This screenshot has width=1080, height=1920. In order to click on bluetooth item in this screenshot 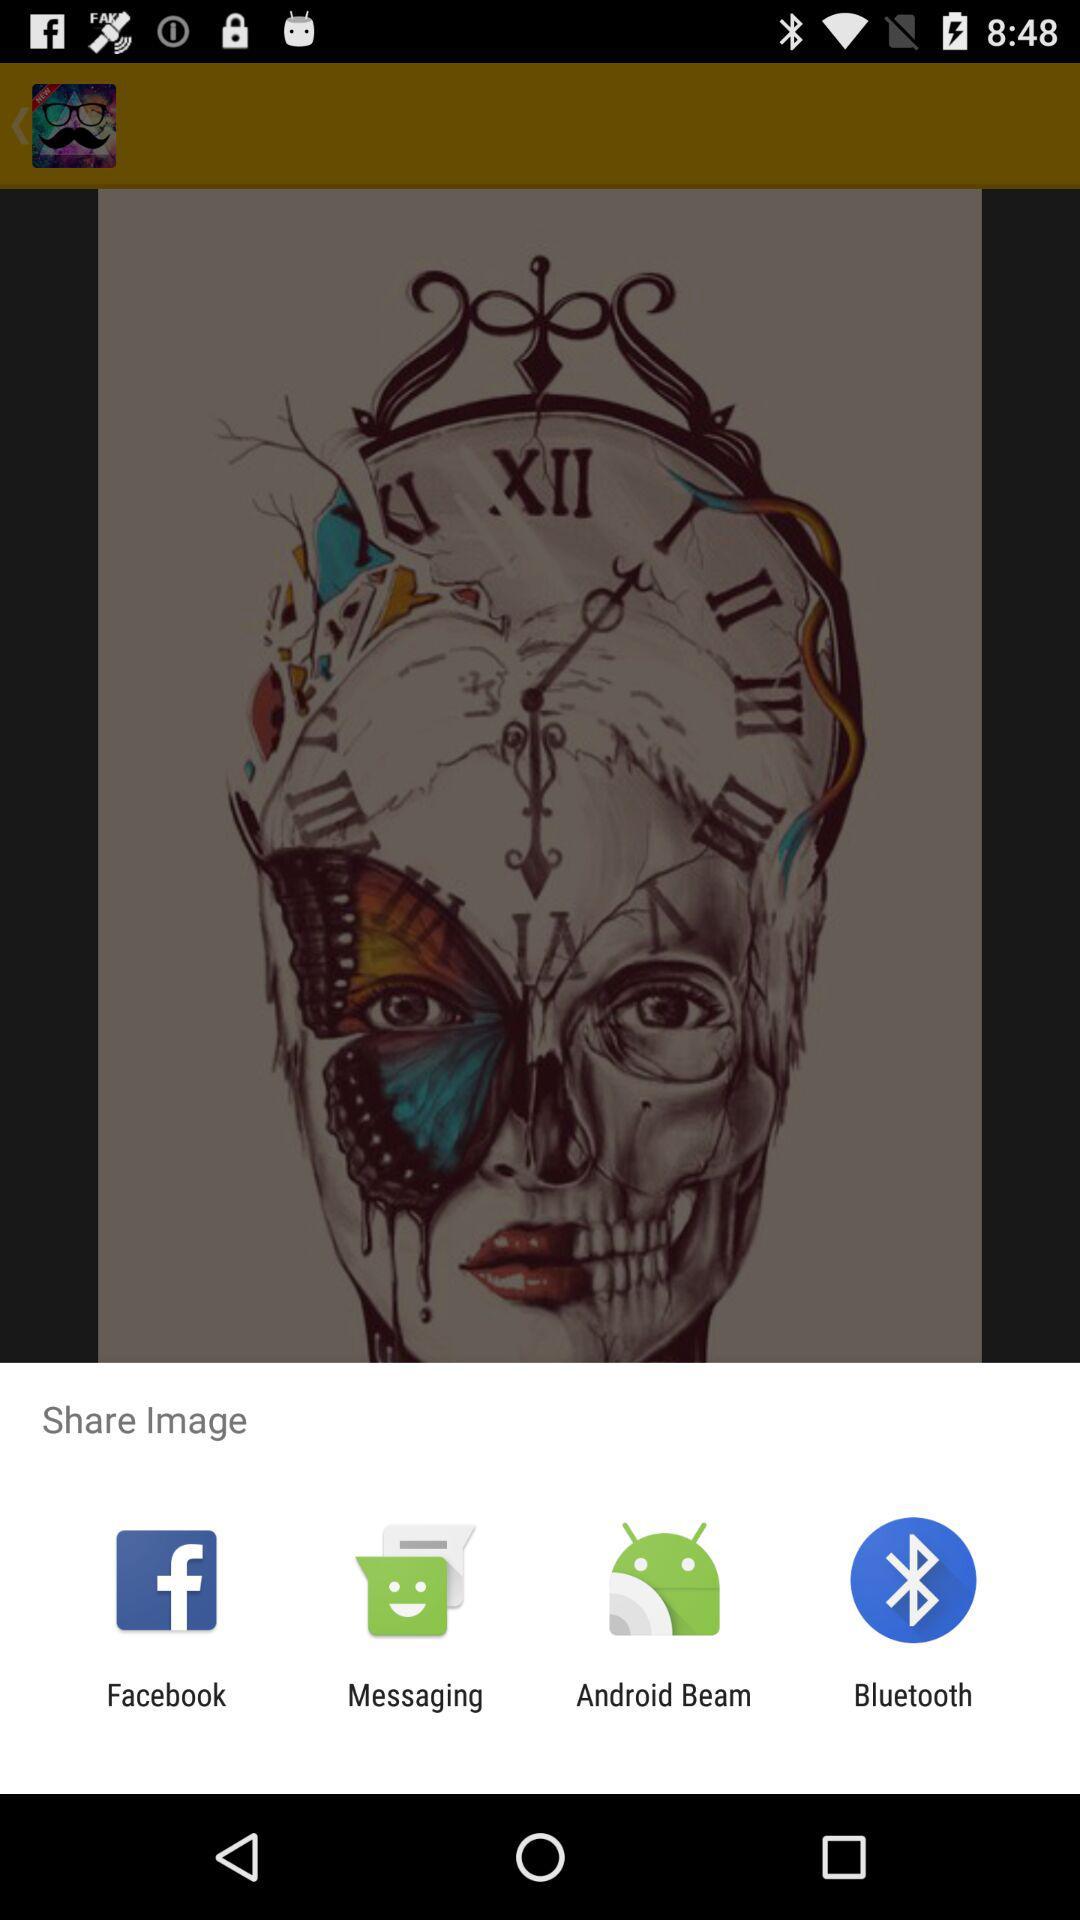, I will do `click(913, 1711)`.